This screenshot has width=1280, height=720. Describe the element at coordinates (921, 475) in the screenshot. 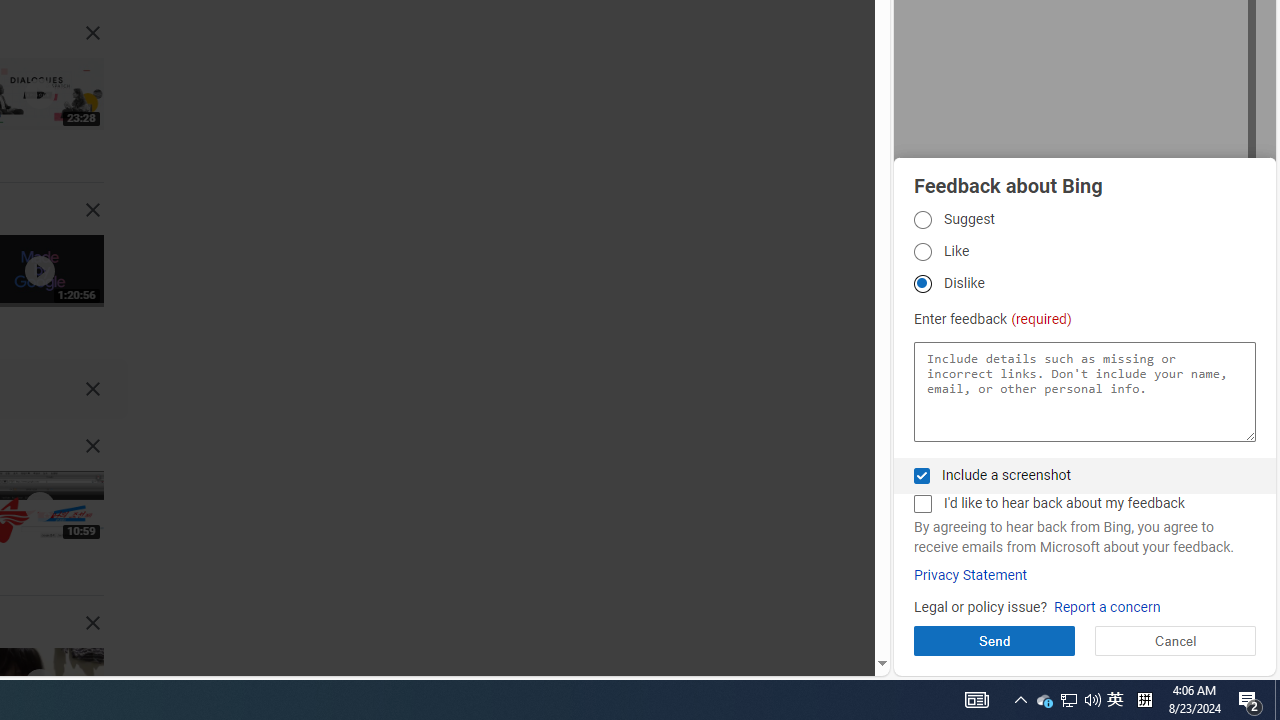

I see `'AutomationID: fbpgdgsschk'` at that location.